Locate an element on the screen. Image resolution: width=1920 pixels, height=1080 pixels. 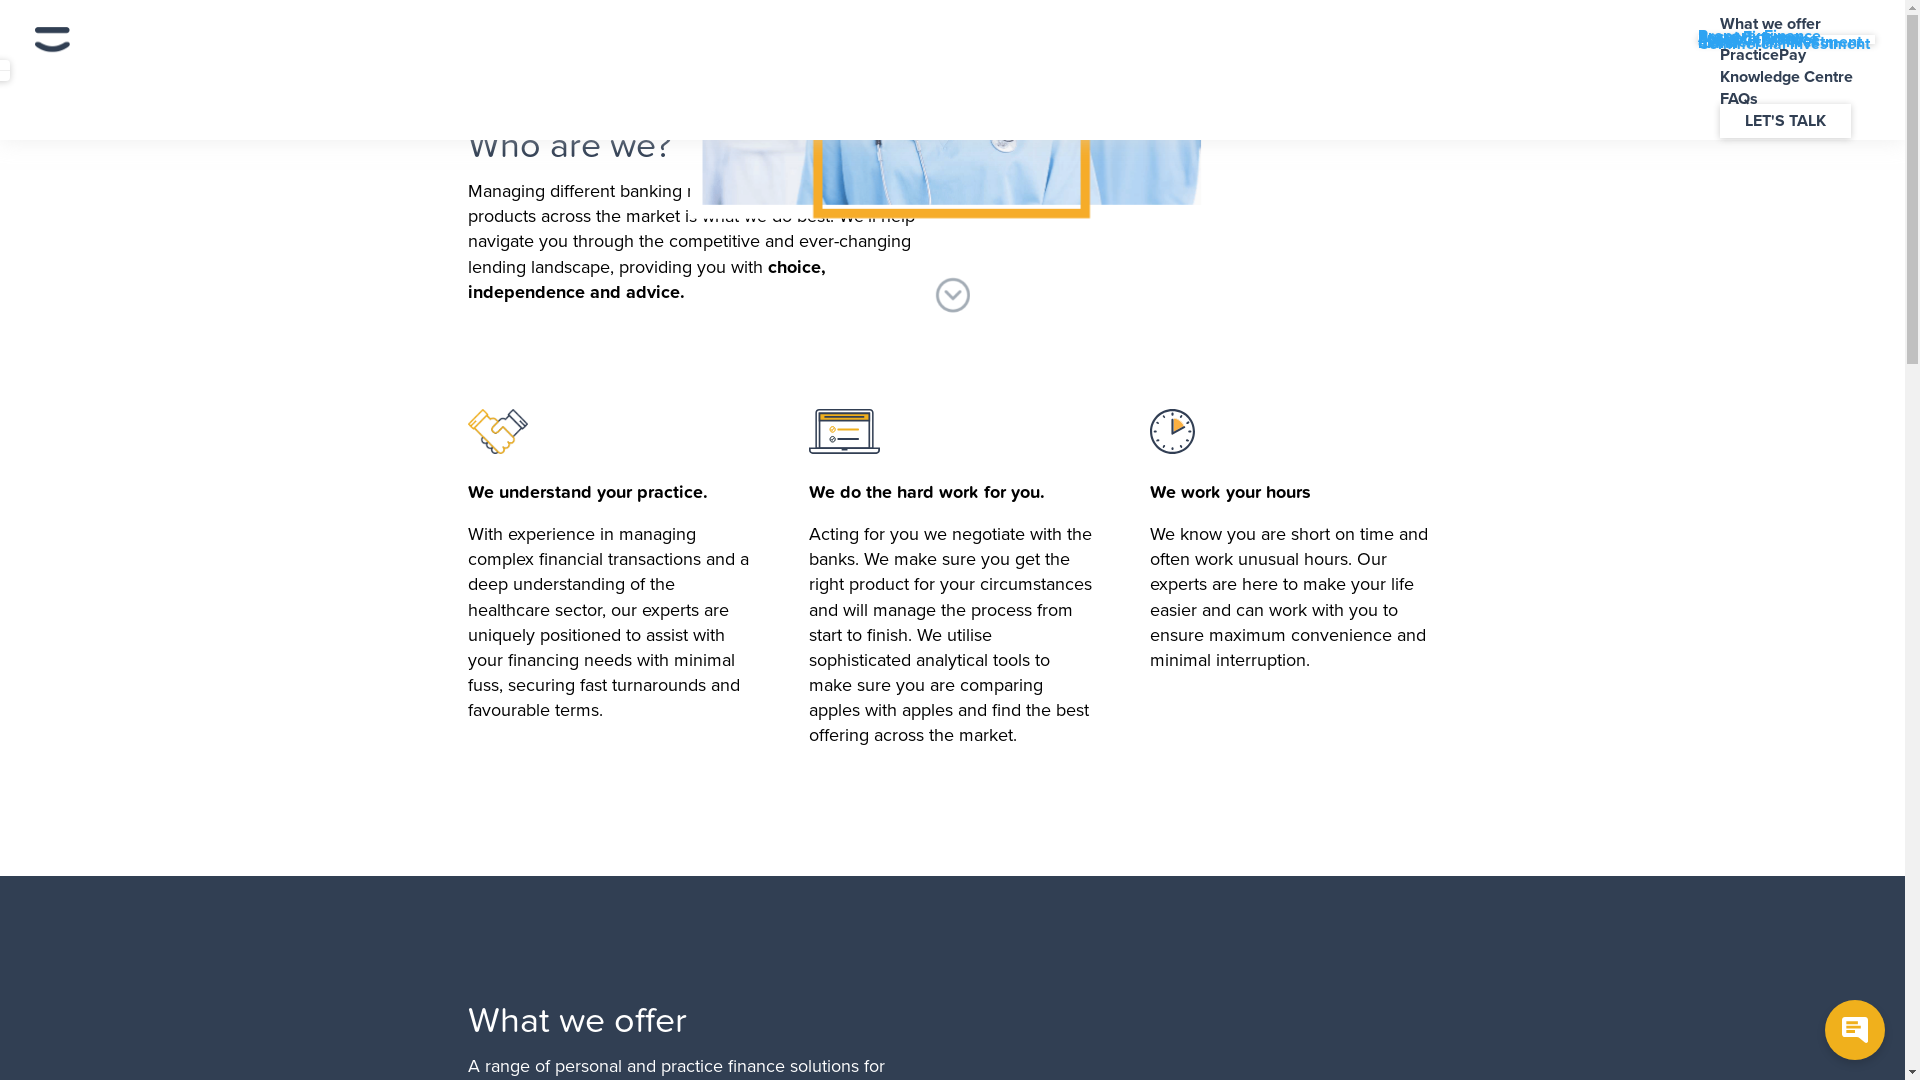
'For your practice' is located at coordinates (1757, 39).